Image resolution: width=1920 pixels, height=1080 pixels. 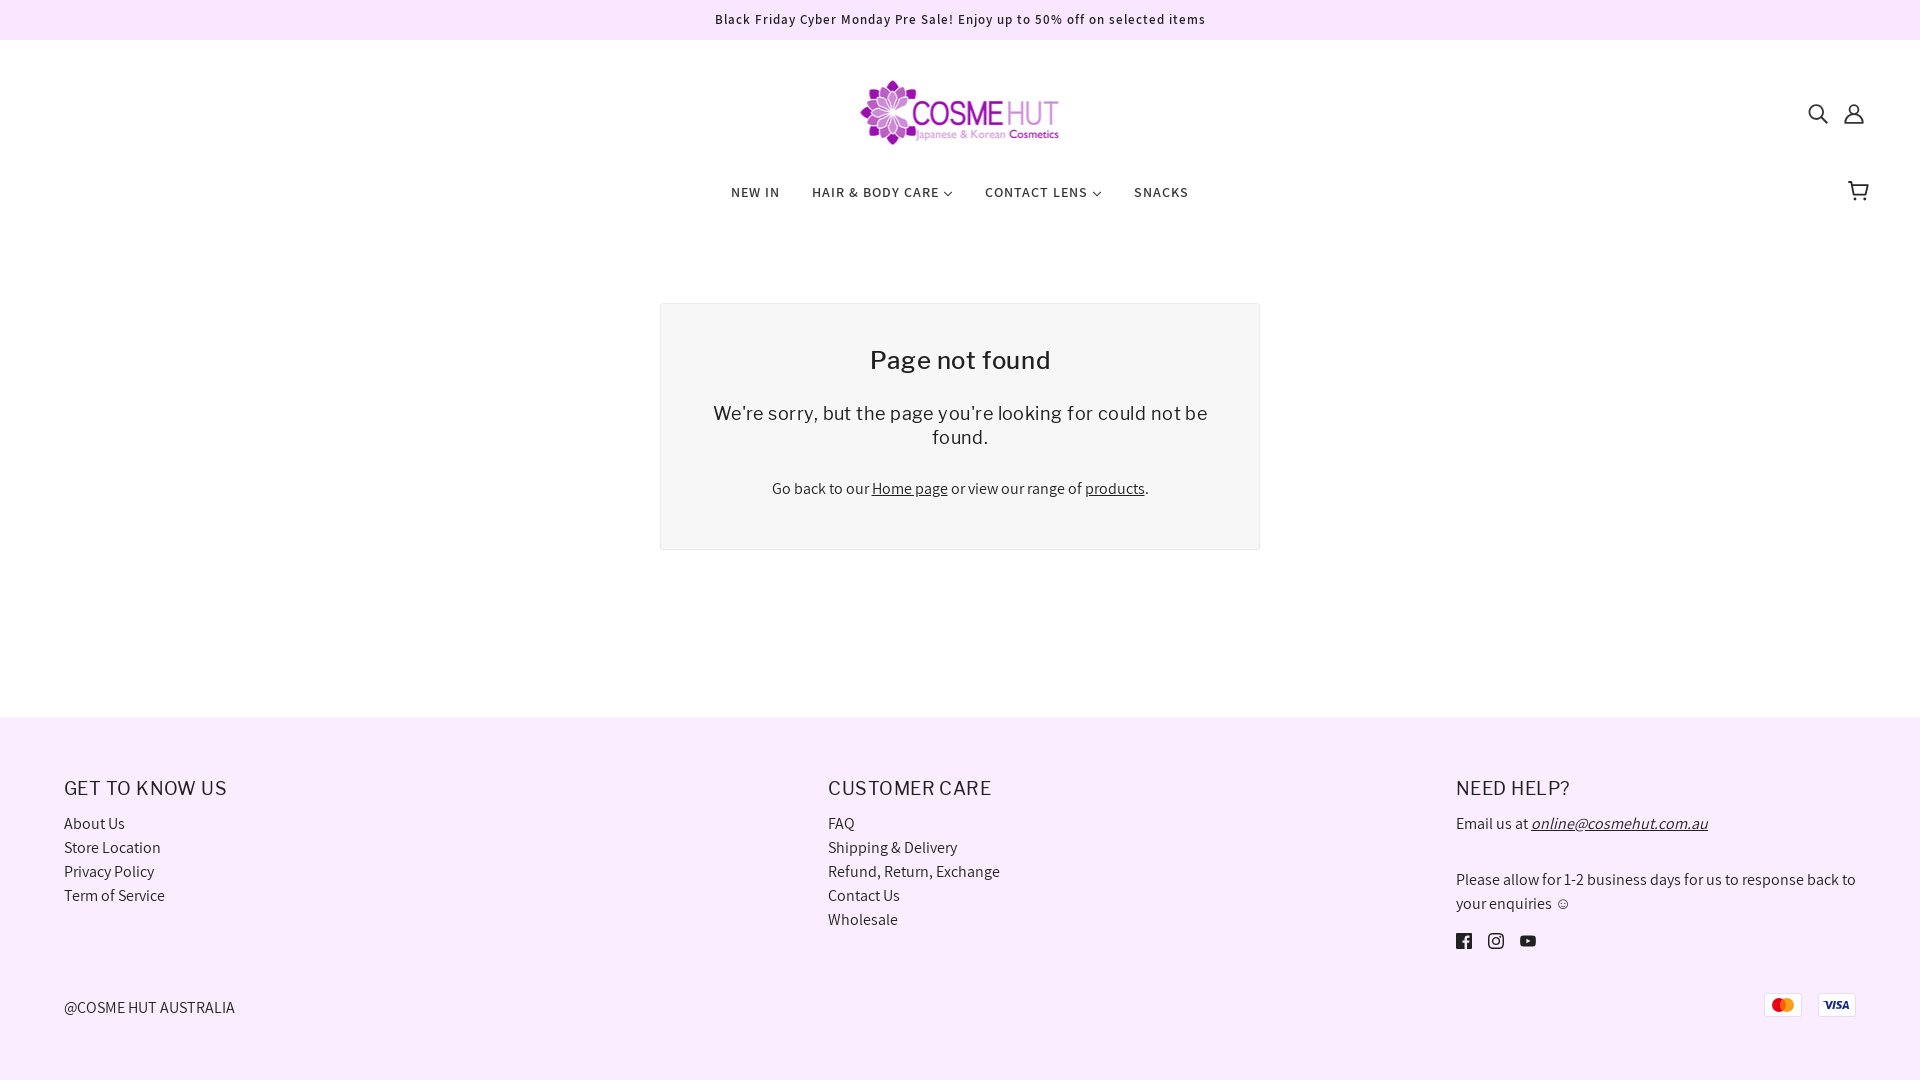 What do you see at coordinates (863, 919) in the screenshot?
I see `'Wholesale'` at bounding box center [863, 919].